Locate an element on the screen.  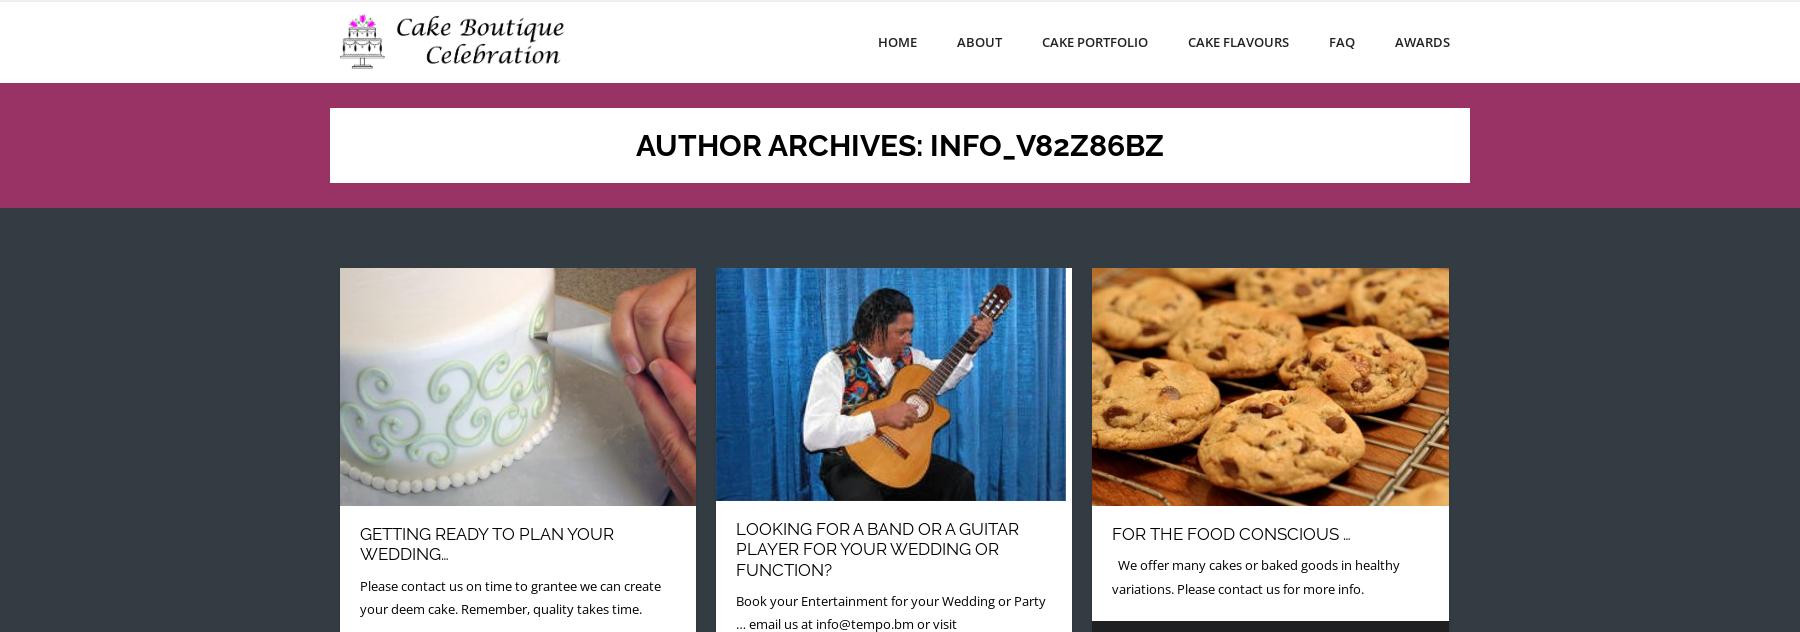
'FAQ' is located at coordinates (1342, 41).